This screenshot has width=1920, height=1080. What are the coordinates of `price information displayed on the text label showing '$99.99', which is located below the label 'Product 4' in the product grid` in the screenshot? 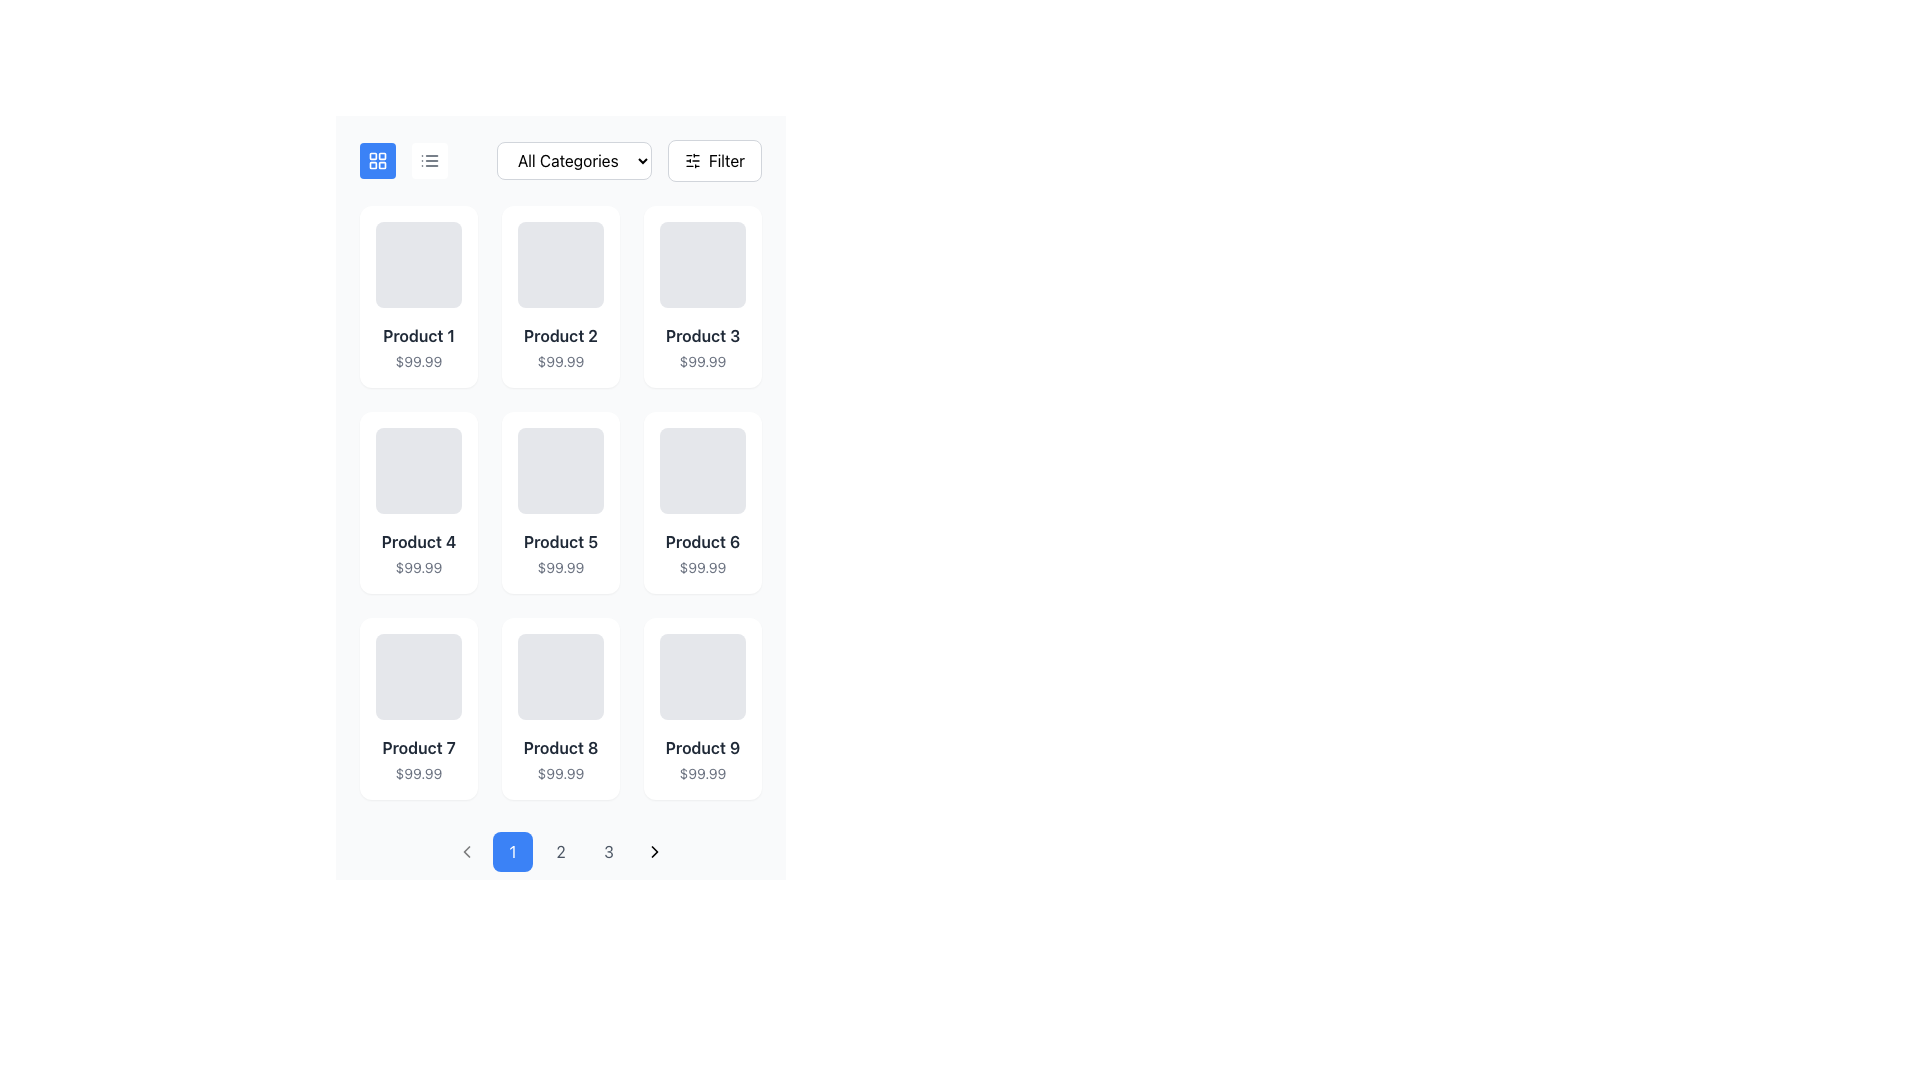 It's located at (417, 567).